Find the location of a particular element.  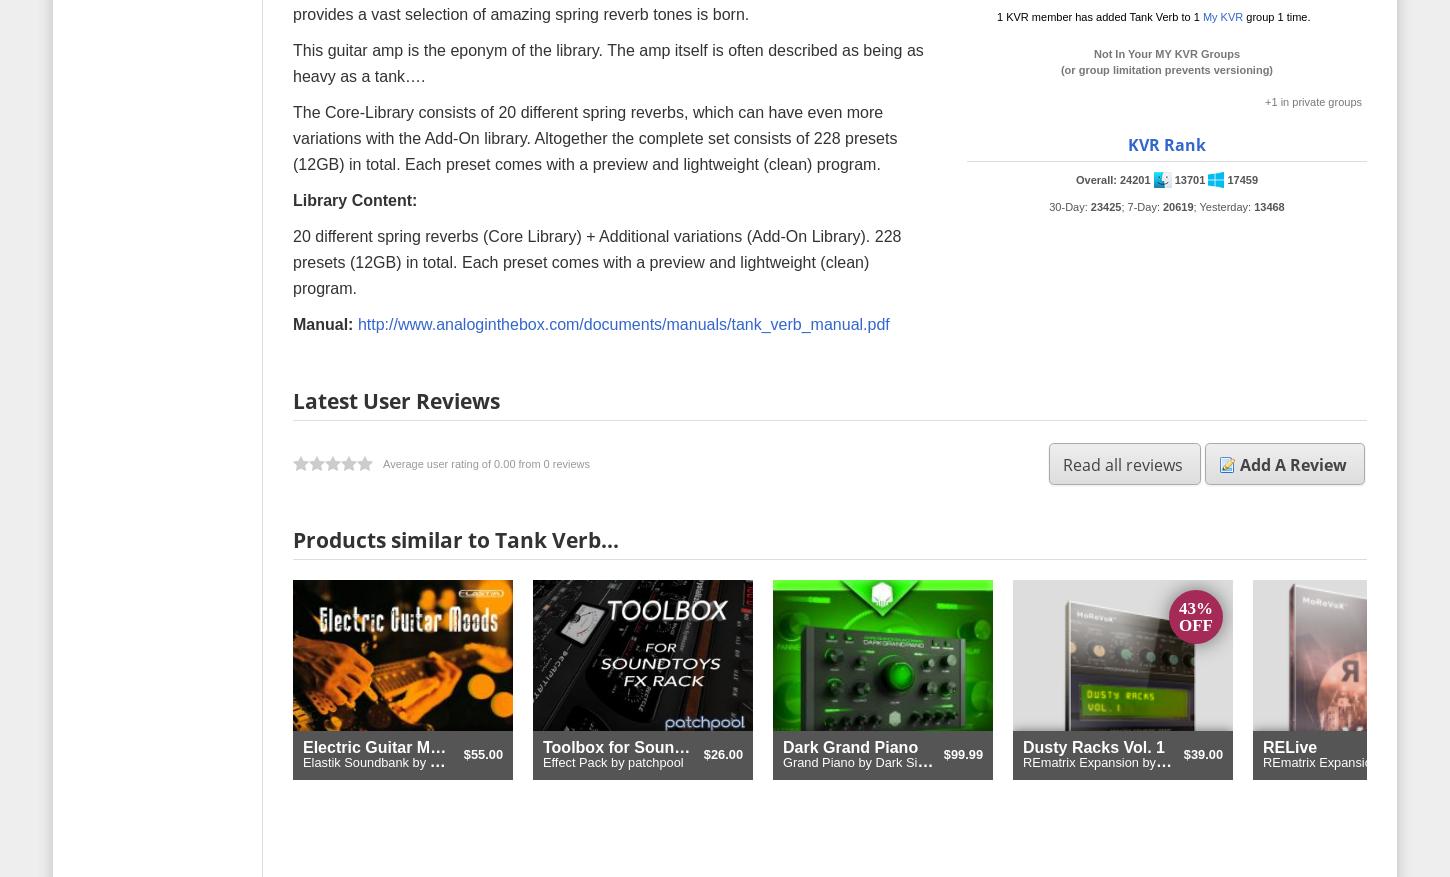

'23425' is located at coordinates (1088, 205).